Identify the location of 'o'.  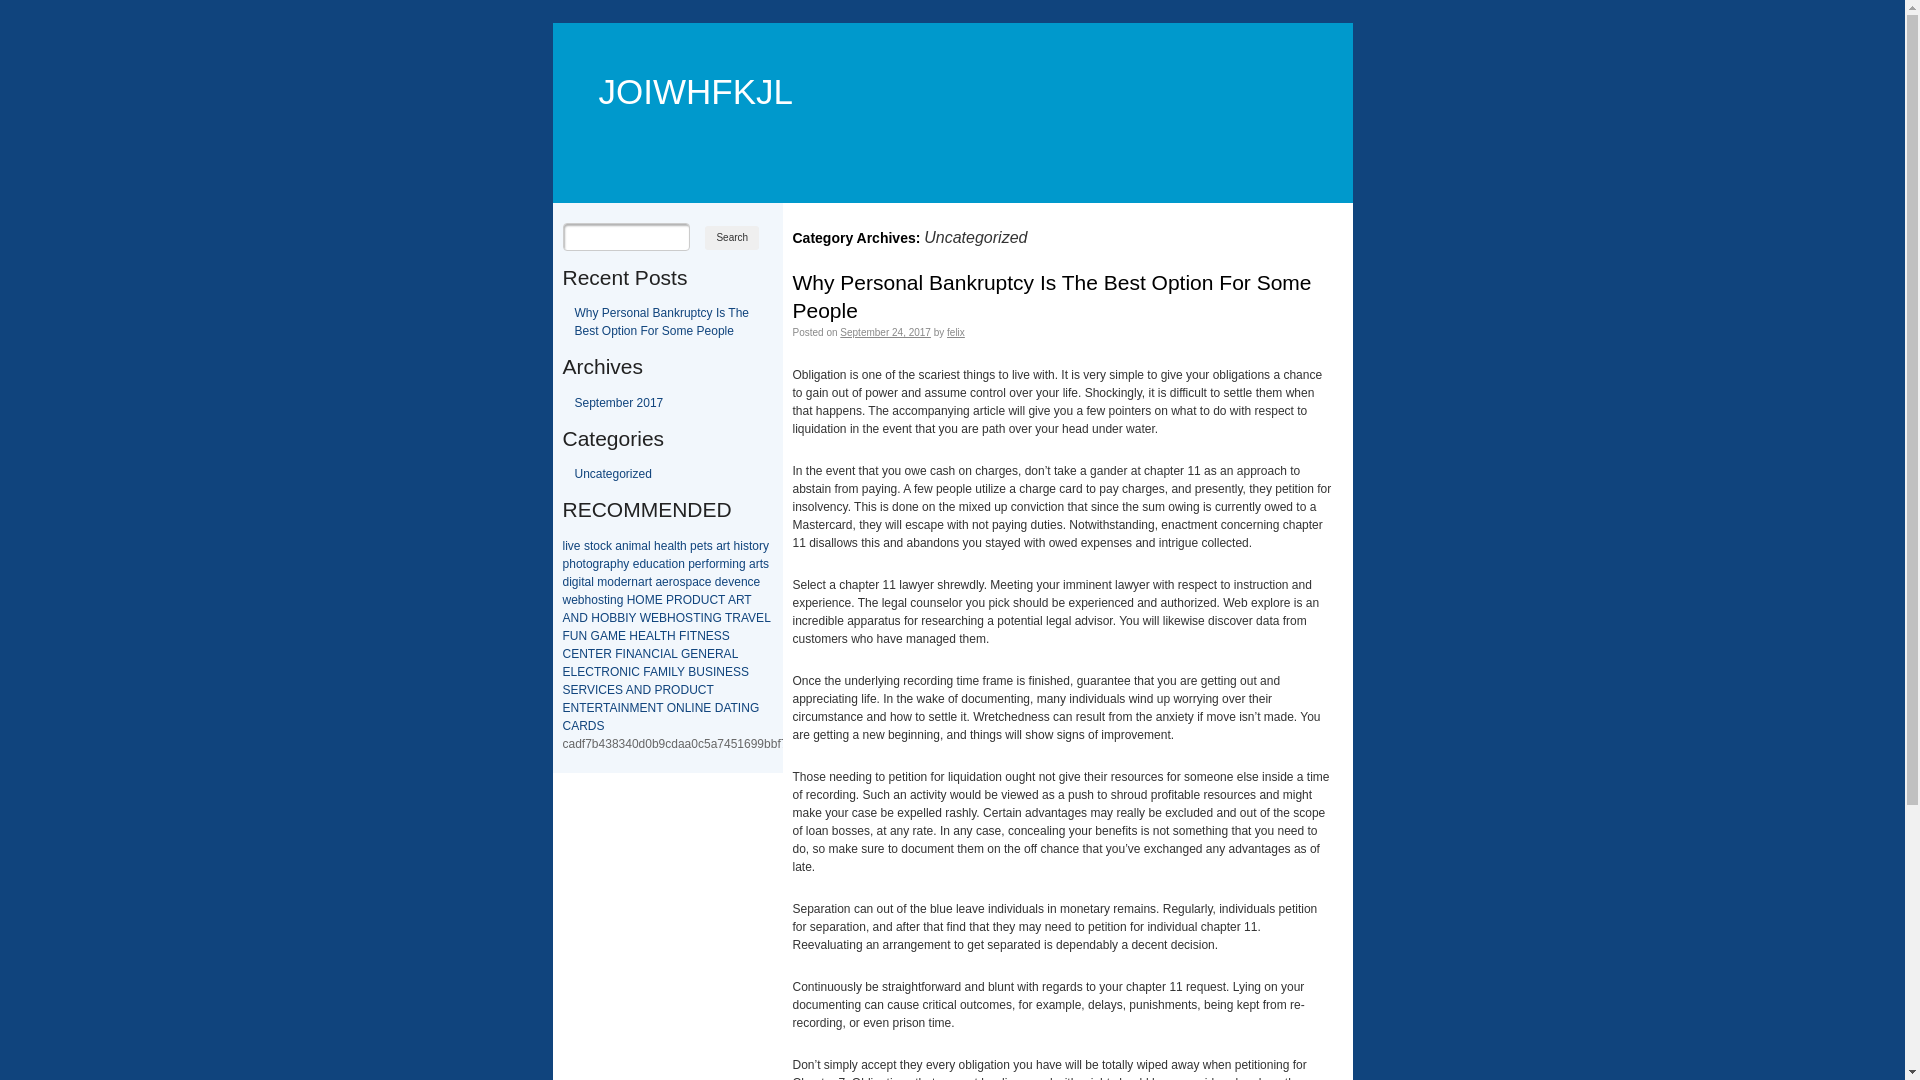
(578, 563).